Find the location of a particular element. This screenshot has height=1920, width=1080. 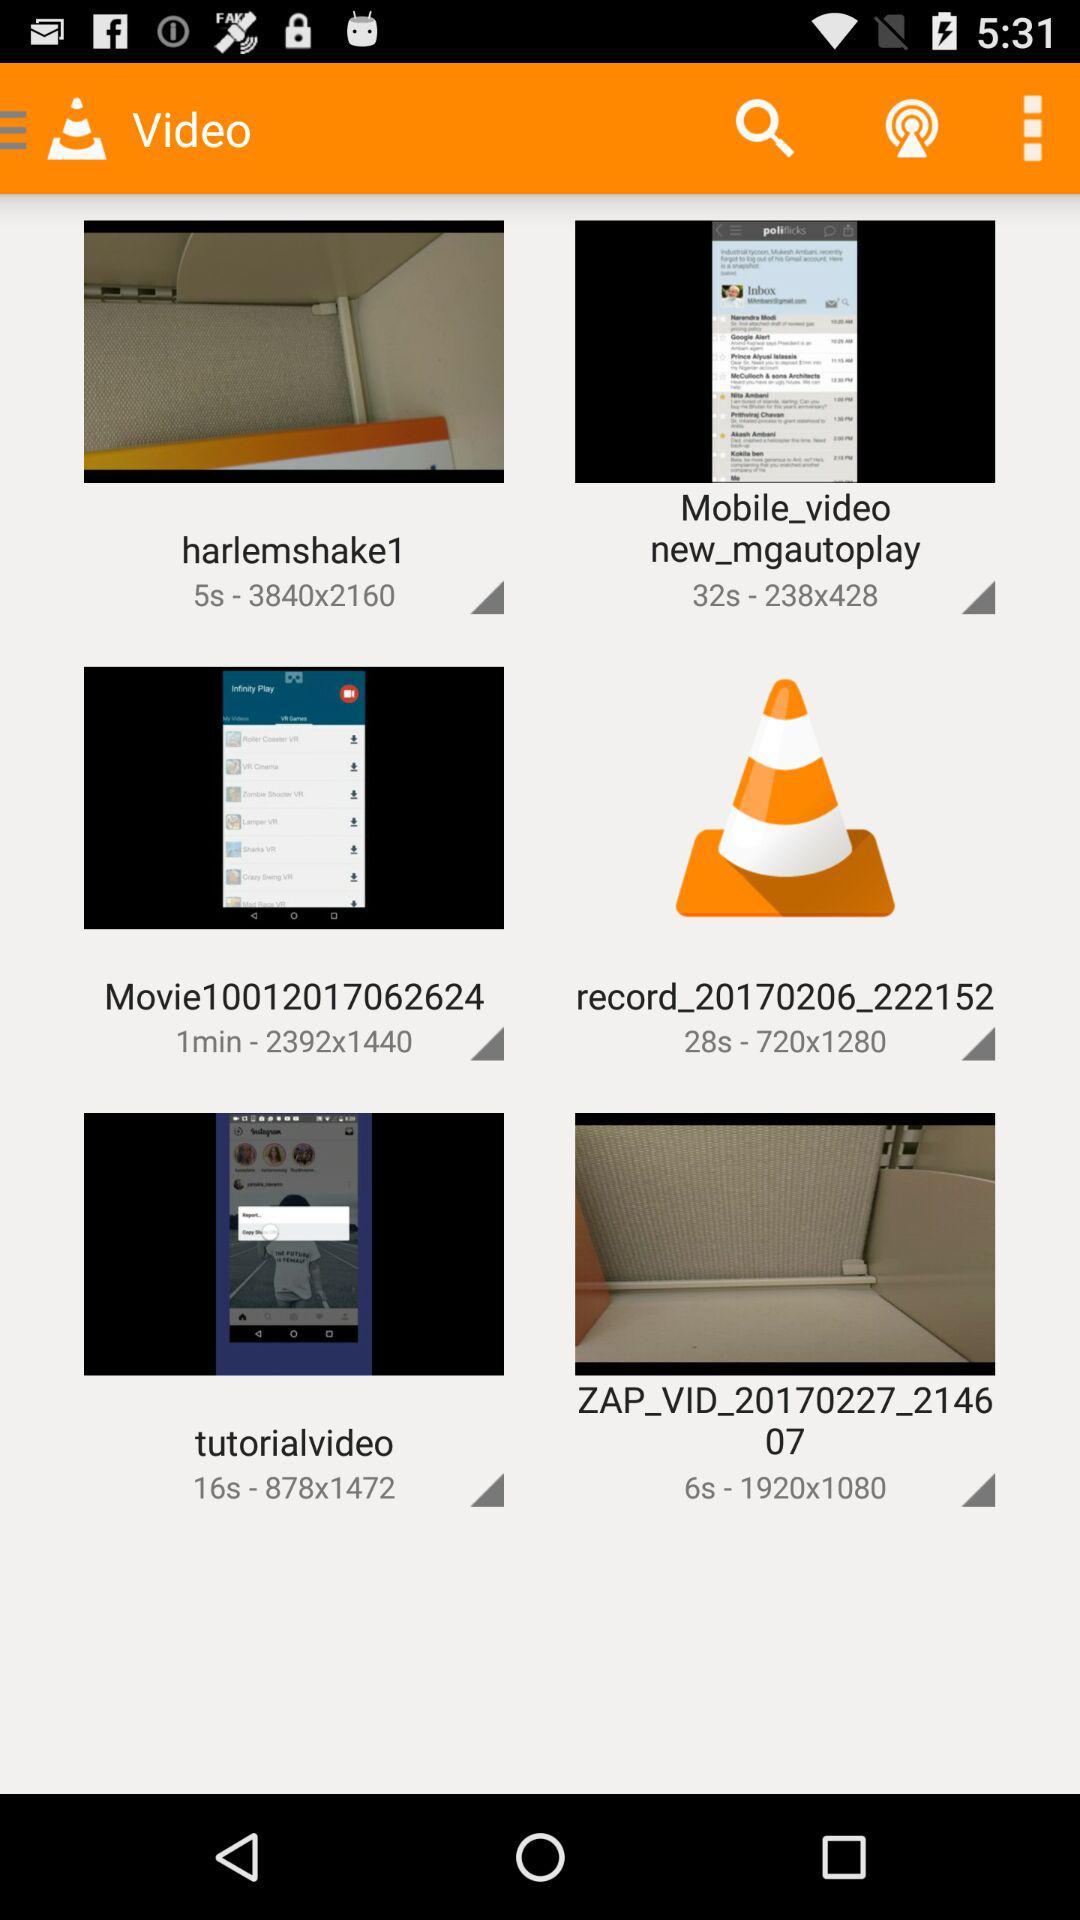

make bigger is located at coordinates (944, 1456).